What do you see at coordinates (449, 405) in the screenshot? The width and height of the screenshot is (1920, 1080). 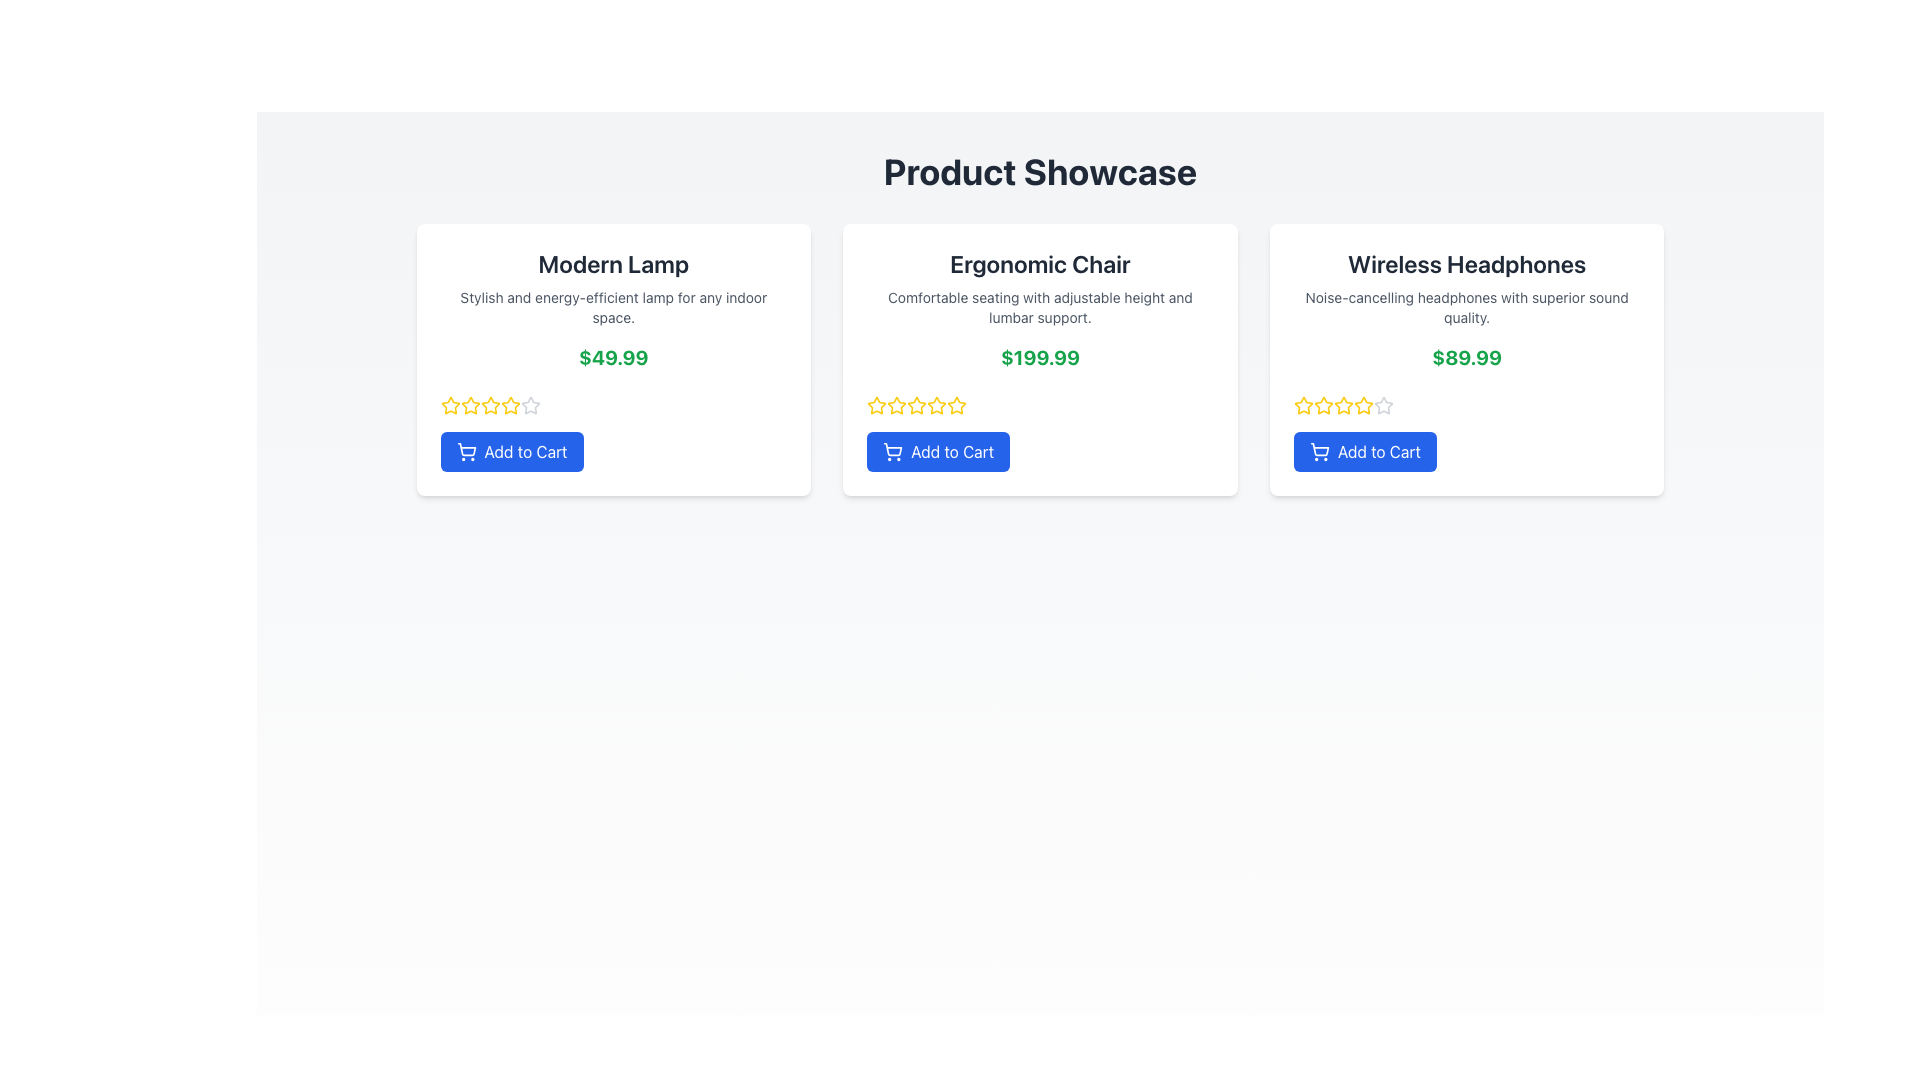 I see `the second star icon in the rating row under the price text ('$49.99') for the 'Modern Lamp' product description` at bounding box center [449, 405].